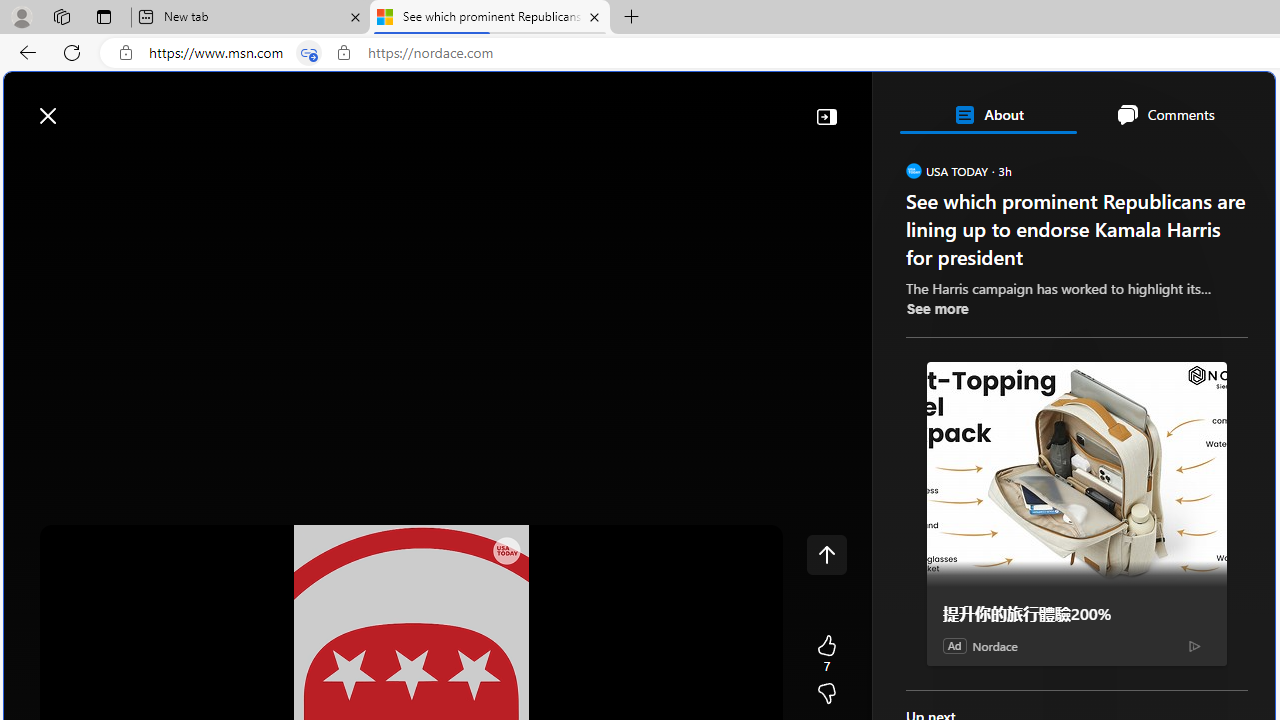  What do you see at coordinates (81, 105) in the screenshot?
I see `'Skip to footer'` at bounding box center [81, 105].